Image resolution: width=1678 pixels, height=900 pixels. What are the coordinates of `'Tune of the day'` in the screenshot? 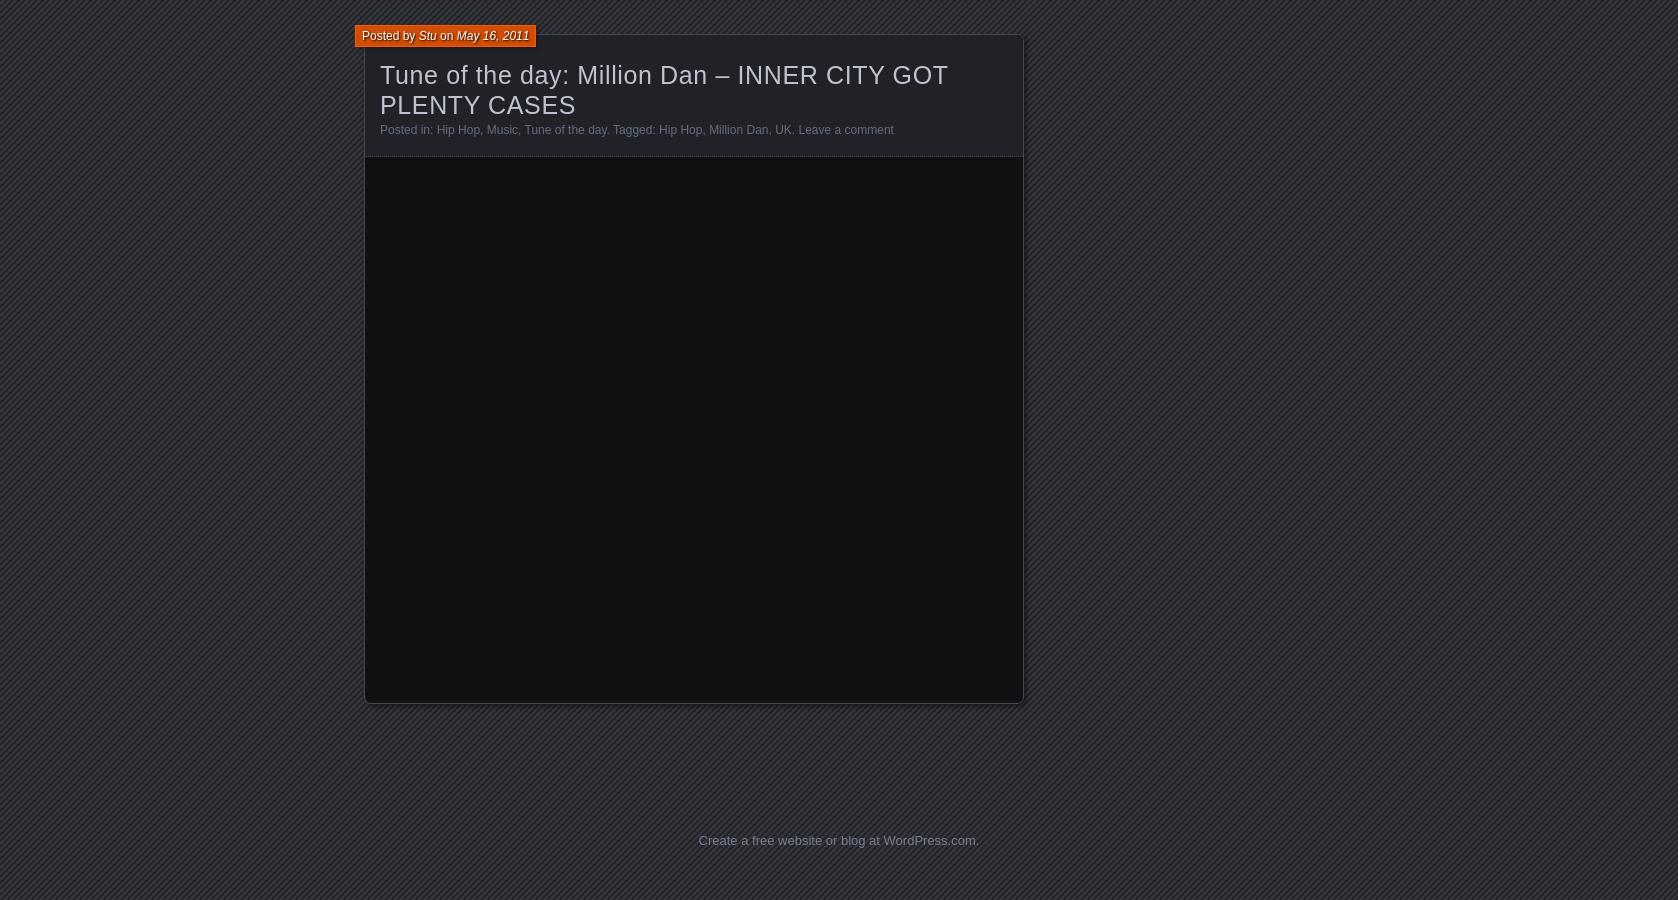 It's located at (563, 129).